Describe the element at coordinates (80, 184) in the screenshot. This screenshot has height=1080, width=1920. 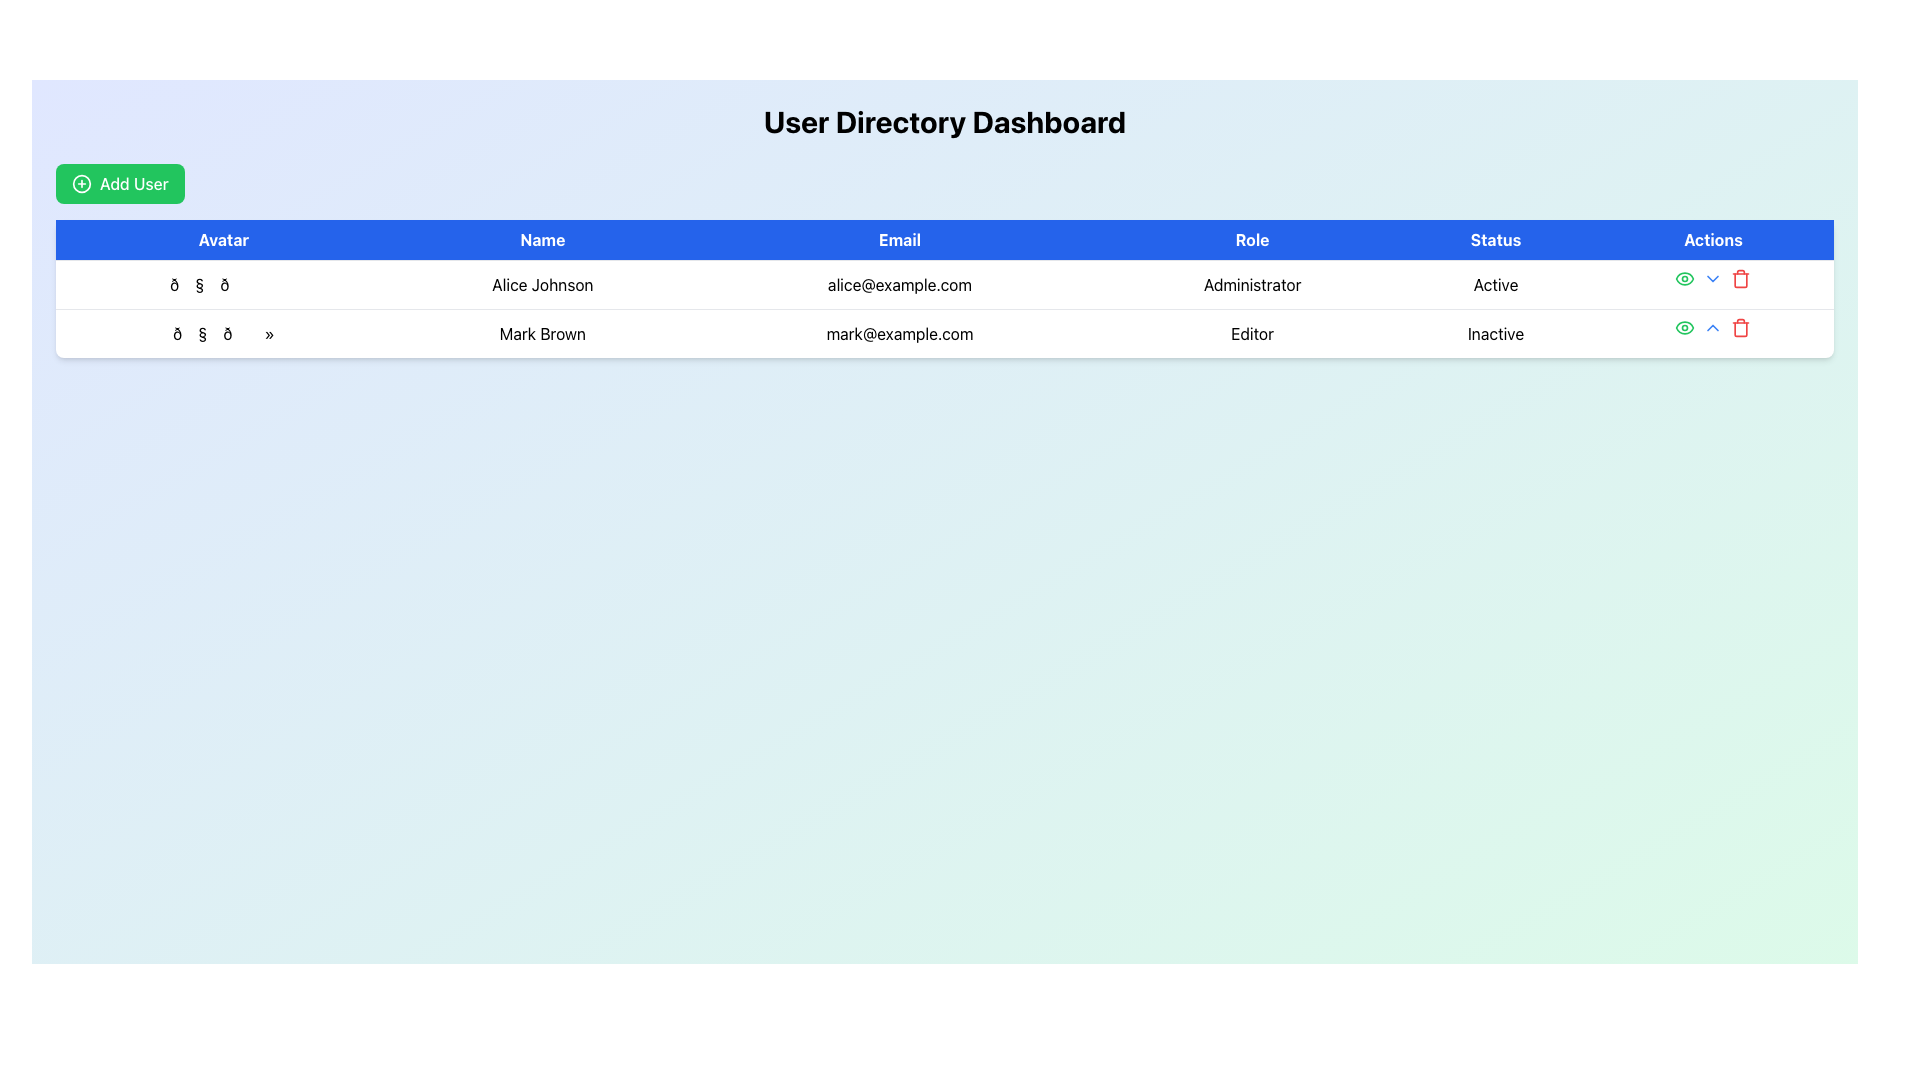
I see `the circular boundary of the icon representing adding or creating an item, which is part of the green 'Add User' button located at the top left of the page` at that location.